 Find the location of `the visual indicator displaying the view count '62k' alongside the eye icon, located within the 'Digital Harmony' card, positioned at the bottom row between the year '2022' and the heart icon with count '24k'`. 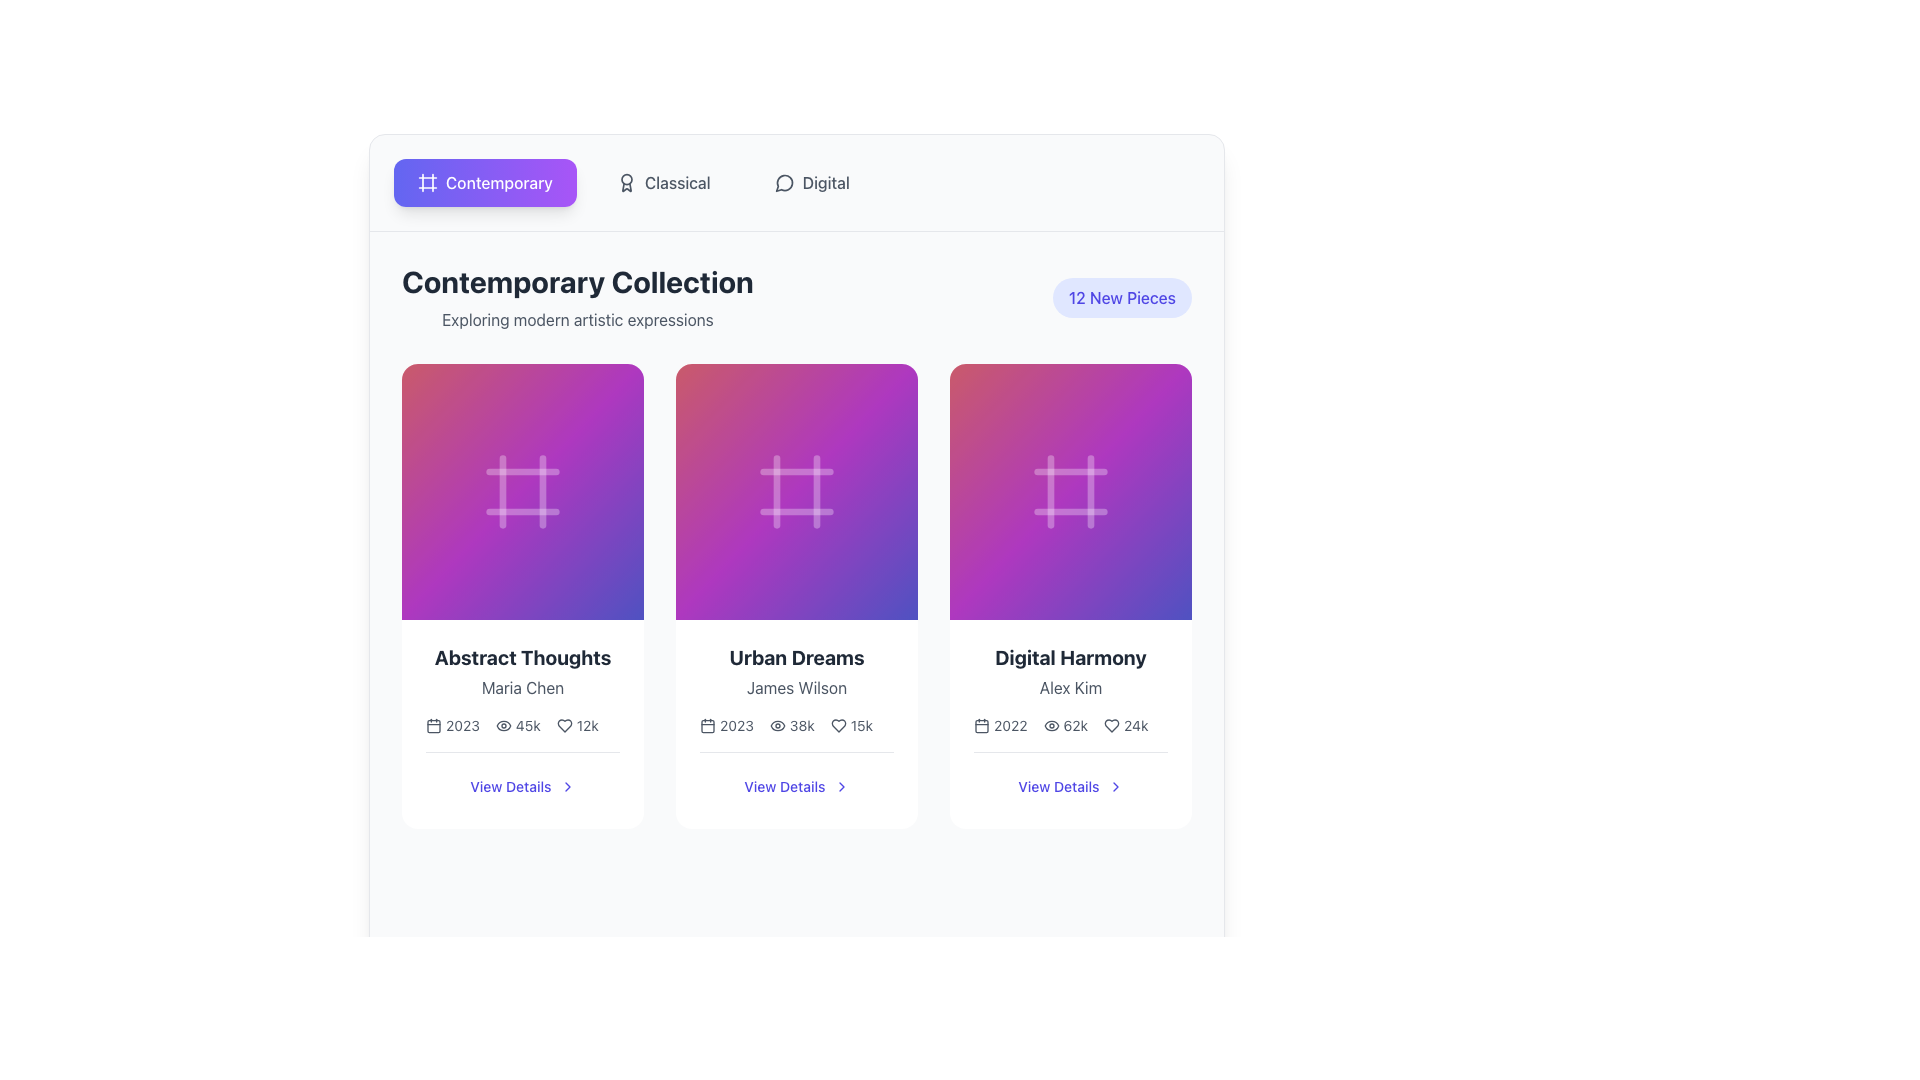

the visual indicator displaying the view count '62k' alongside the eye icon, located within the 'Digital Harmony' card, positioned at the bottom row between the year '2022' and the heart icon with count '24k' is located at coordinates (1064, 725).